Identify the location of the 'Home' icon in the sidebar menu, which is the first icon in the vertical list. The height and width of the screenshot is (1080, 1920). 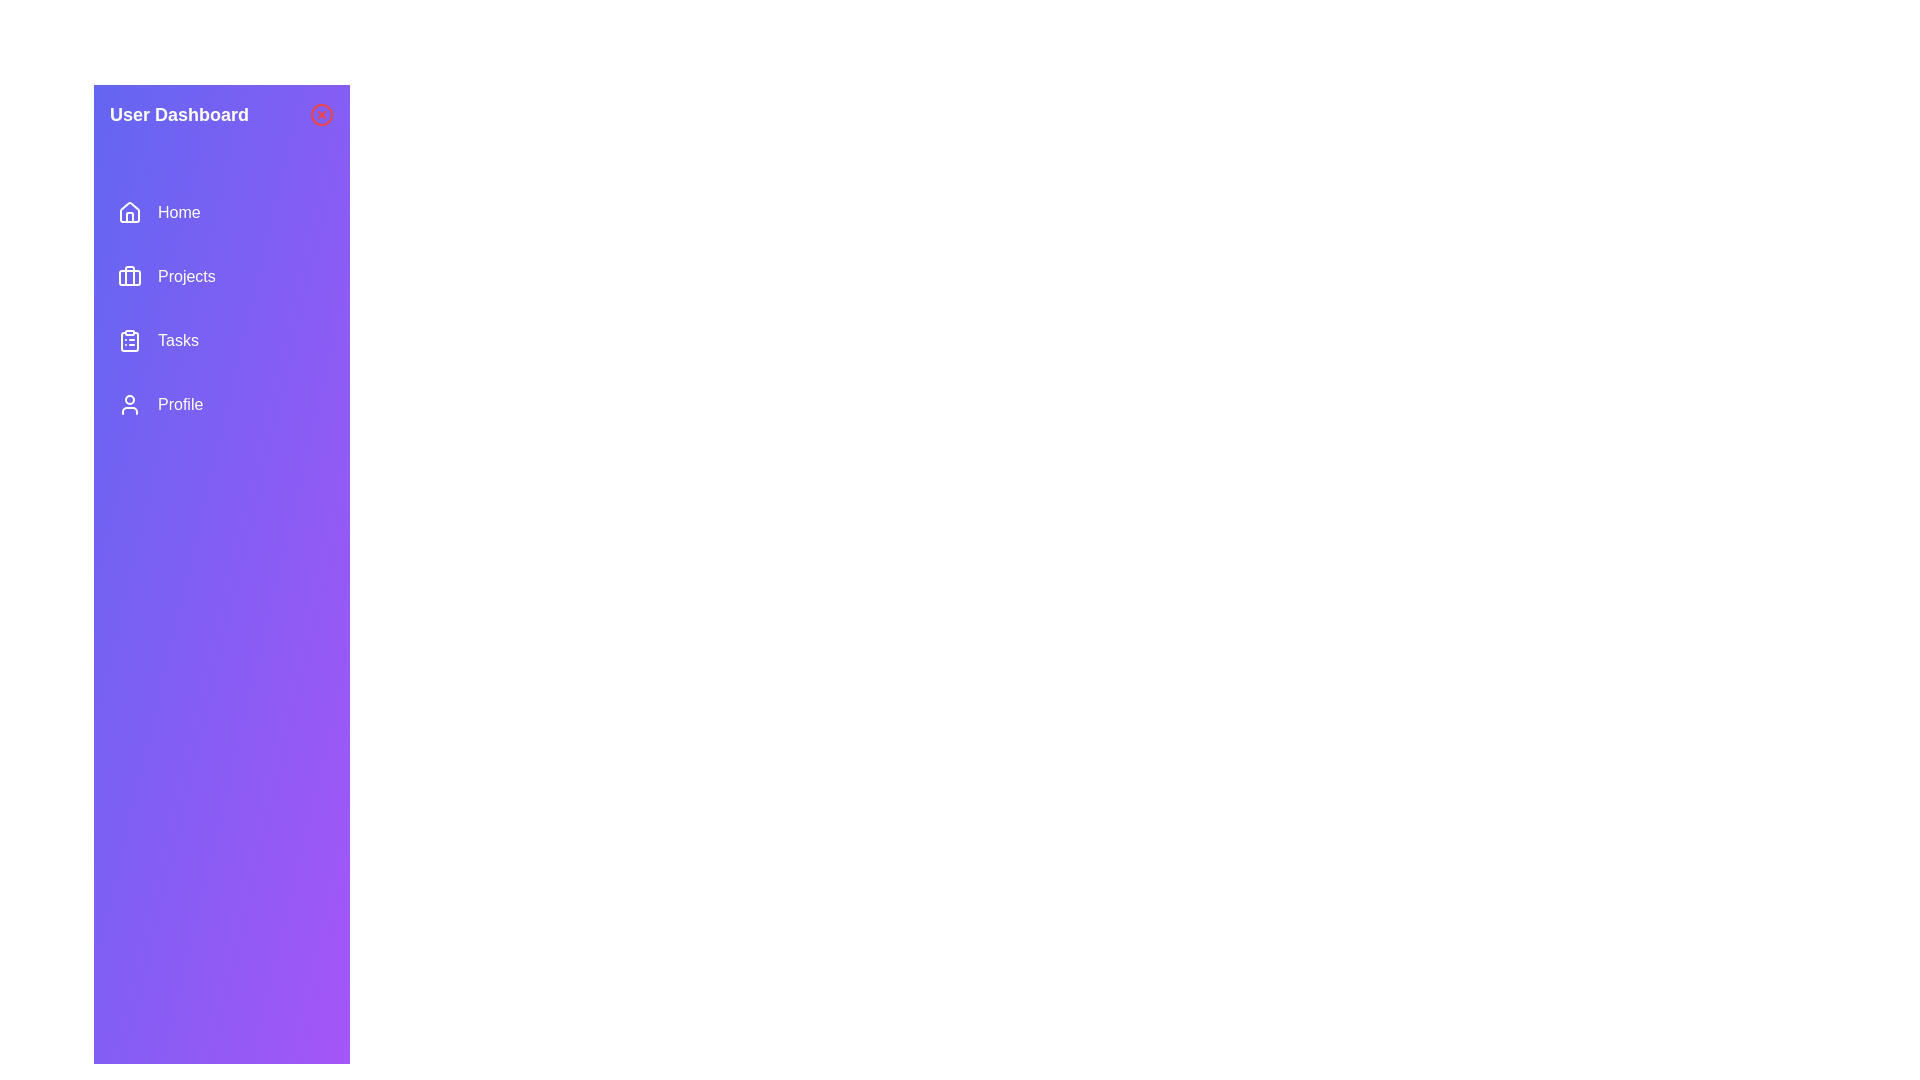
(128, 212).